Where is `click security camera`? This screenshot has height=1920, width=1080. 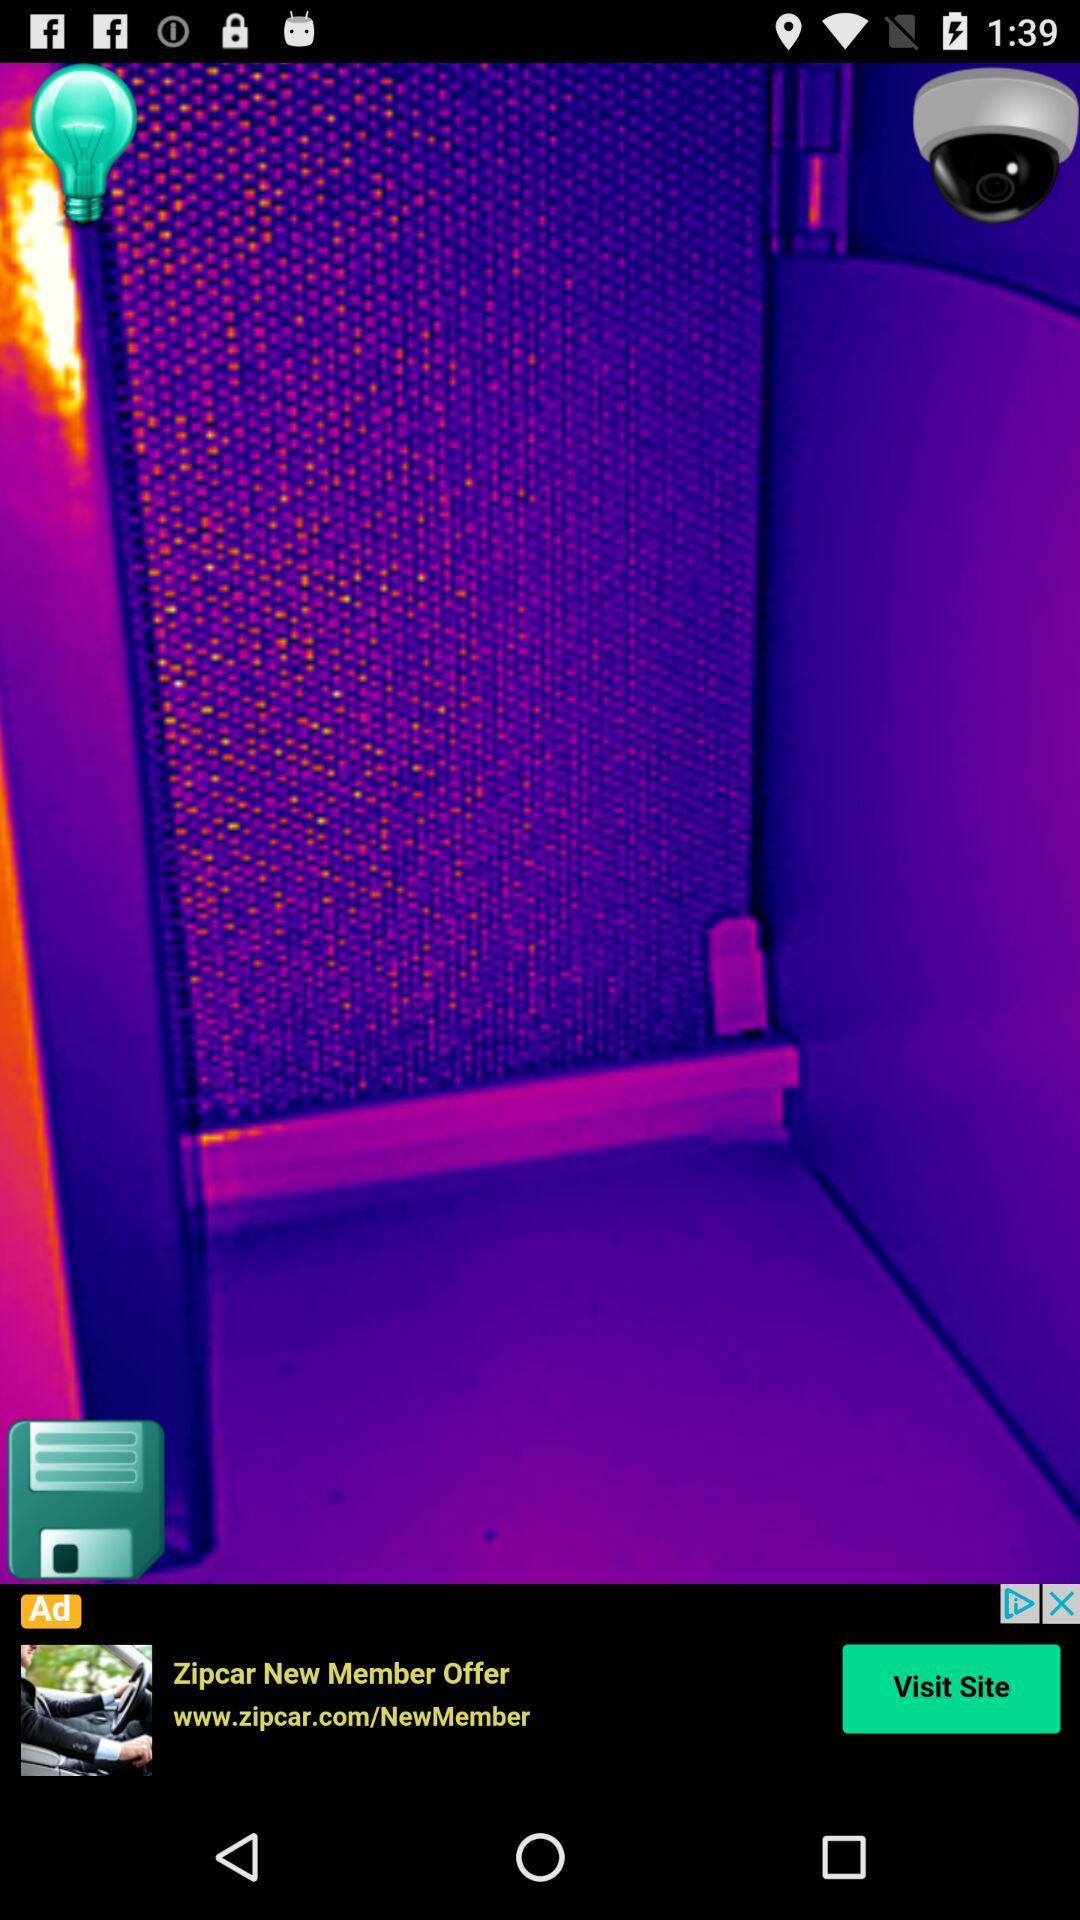 click security camera is located at coordinates (995, 146).